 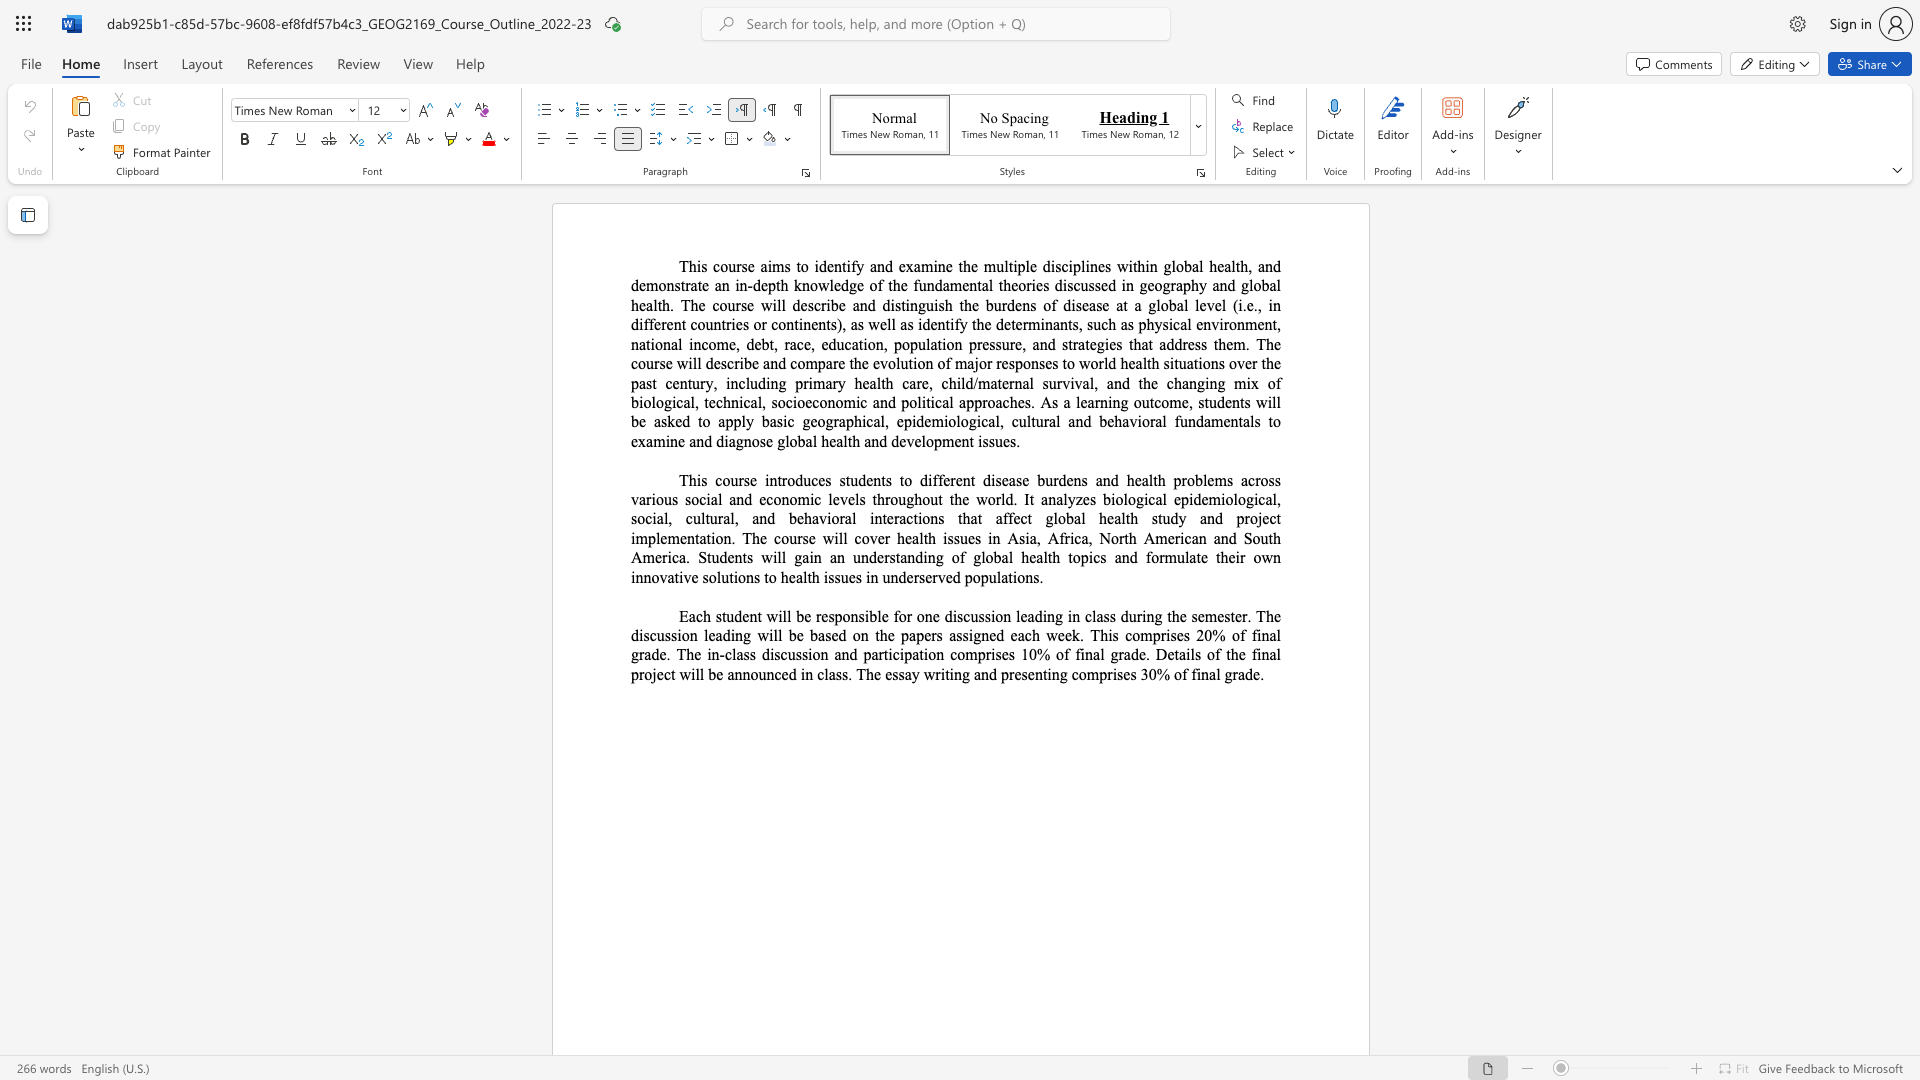 I want to click on the 2th character "n" in the text, so click(x=807, y=323).